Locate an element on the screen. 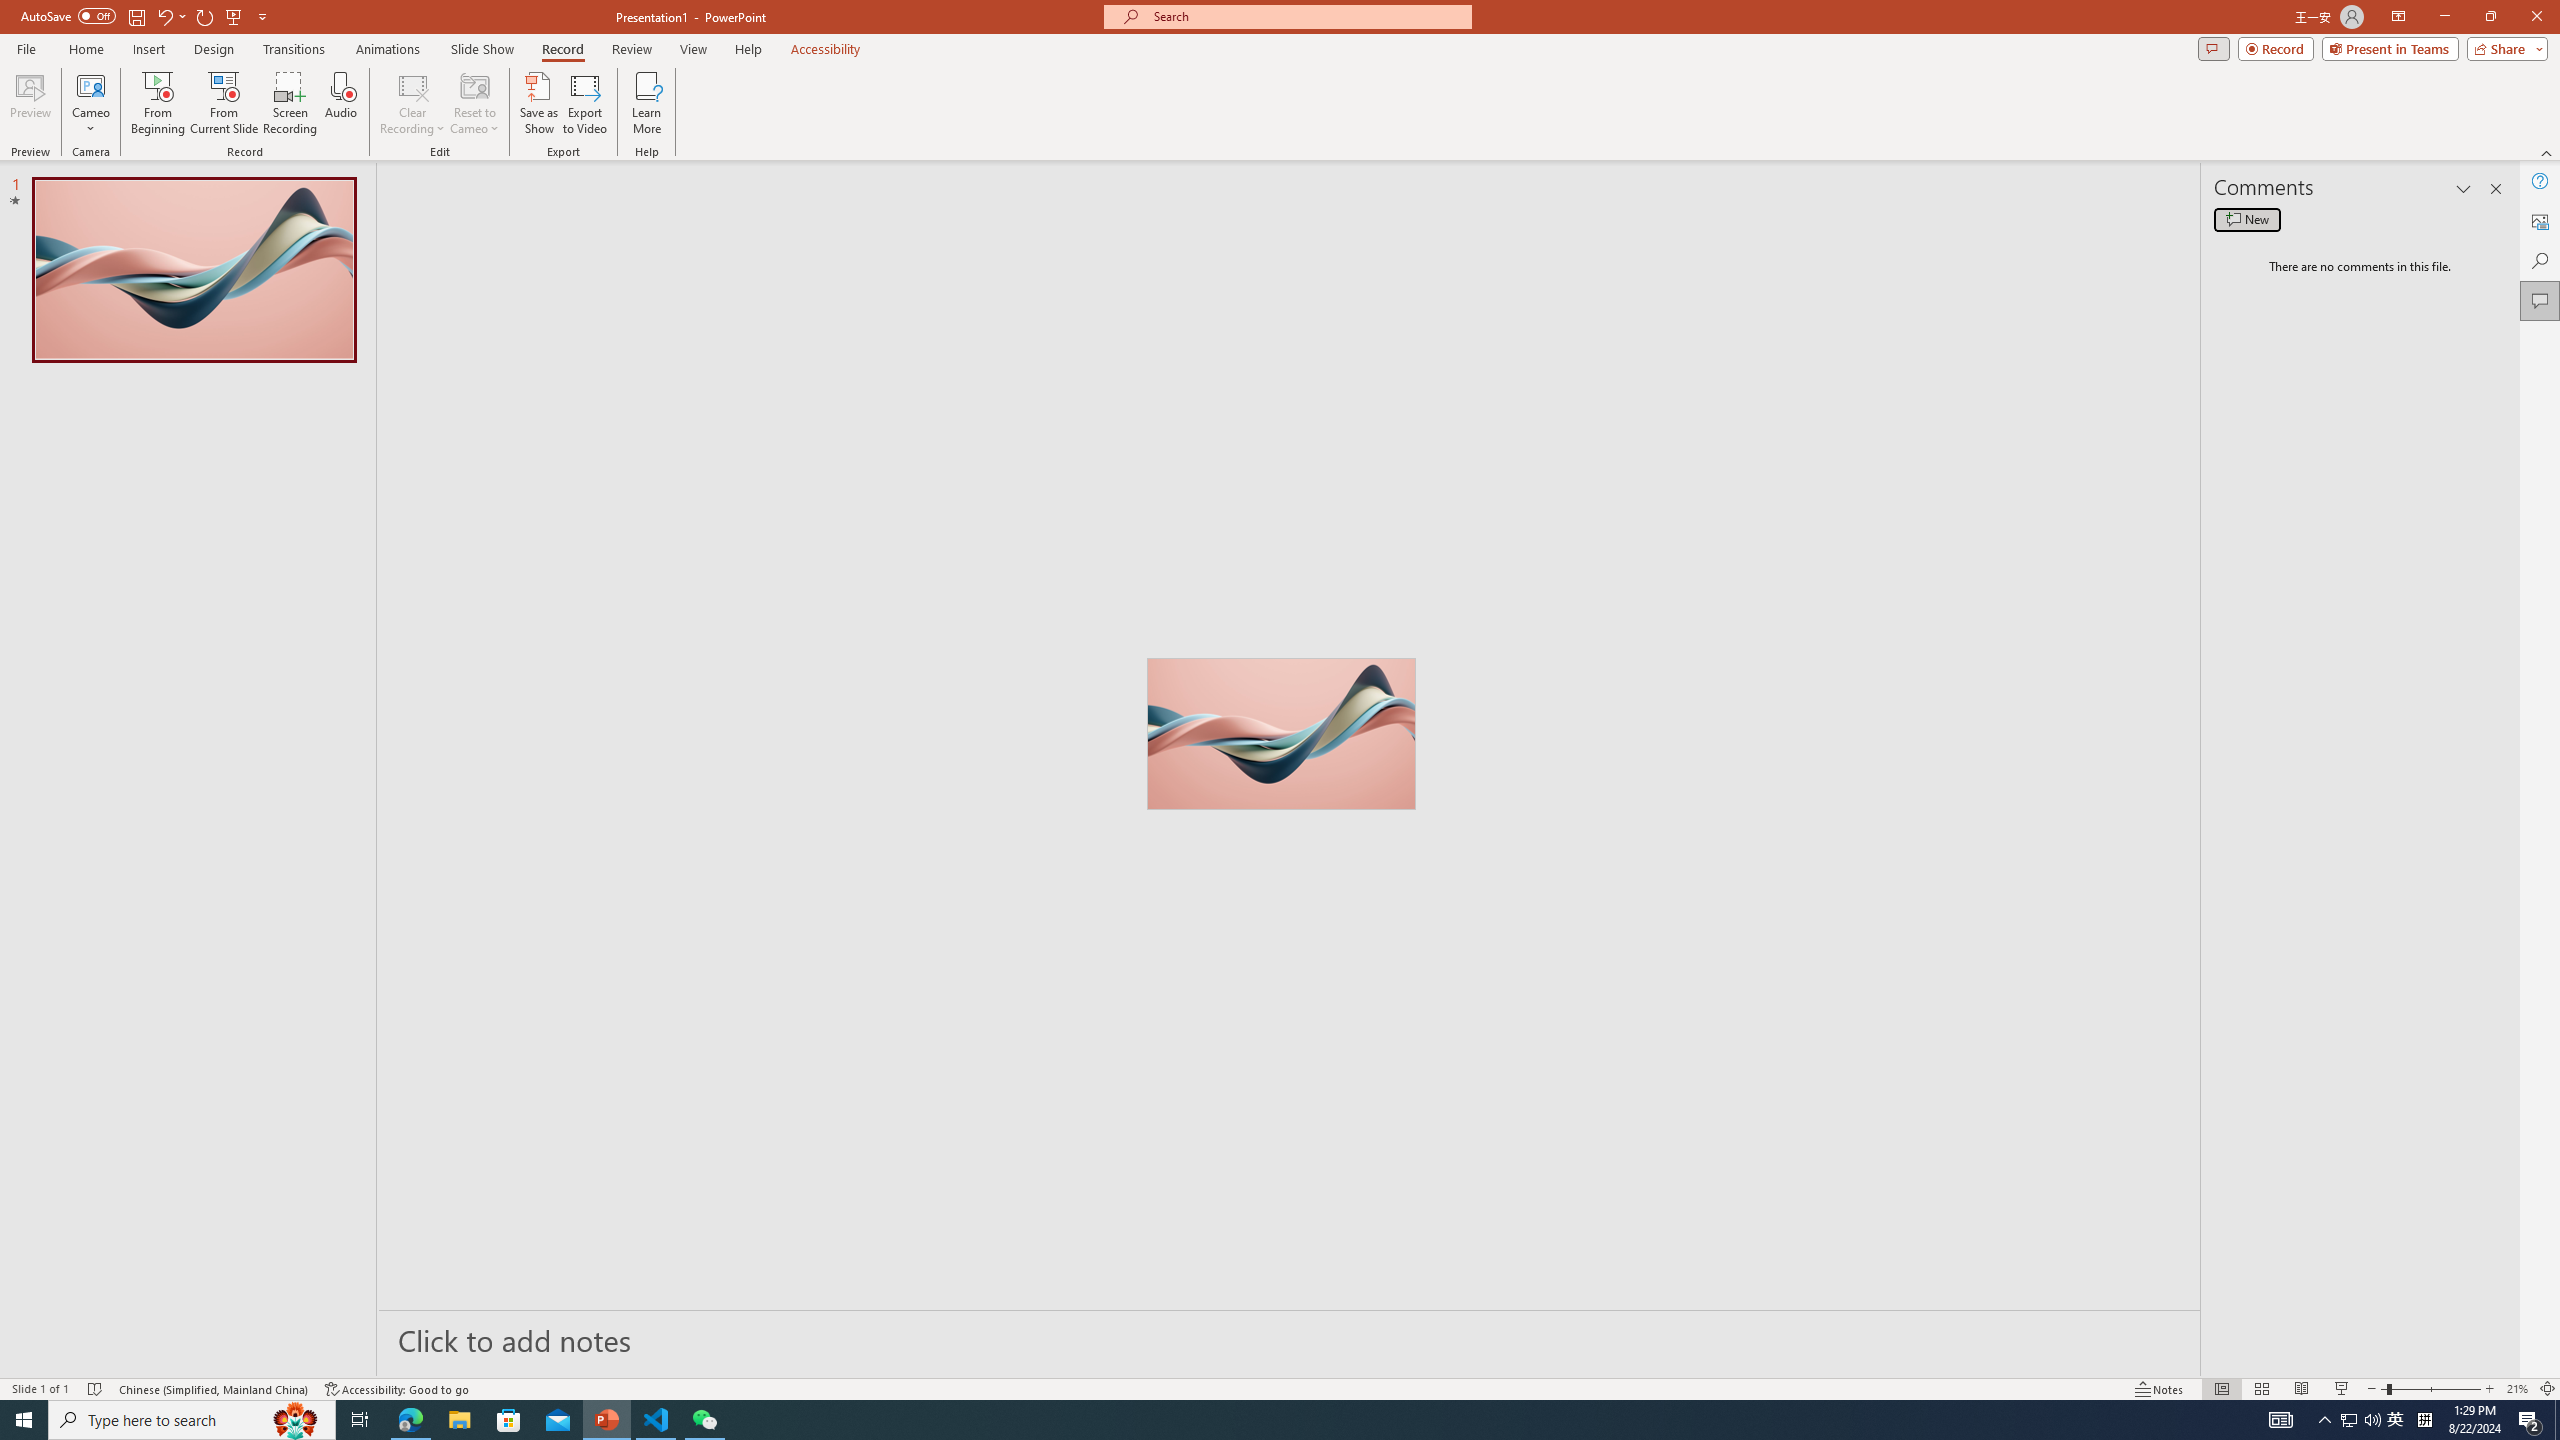 Image resolution: width=2560 pixels, height=1440 pixels. 'Clear Recording' is located at coordinates (412, 103).